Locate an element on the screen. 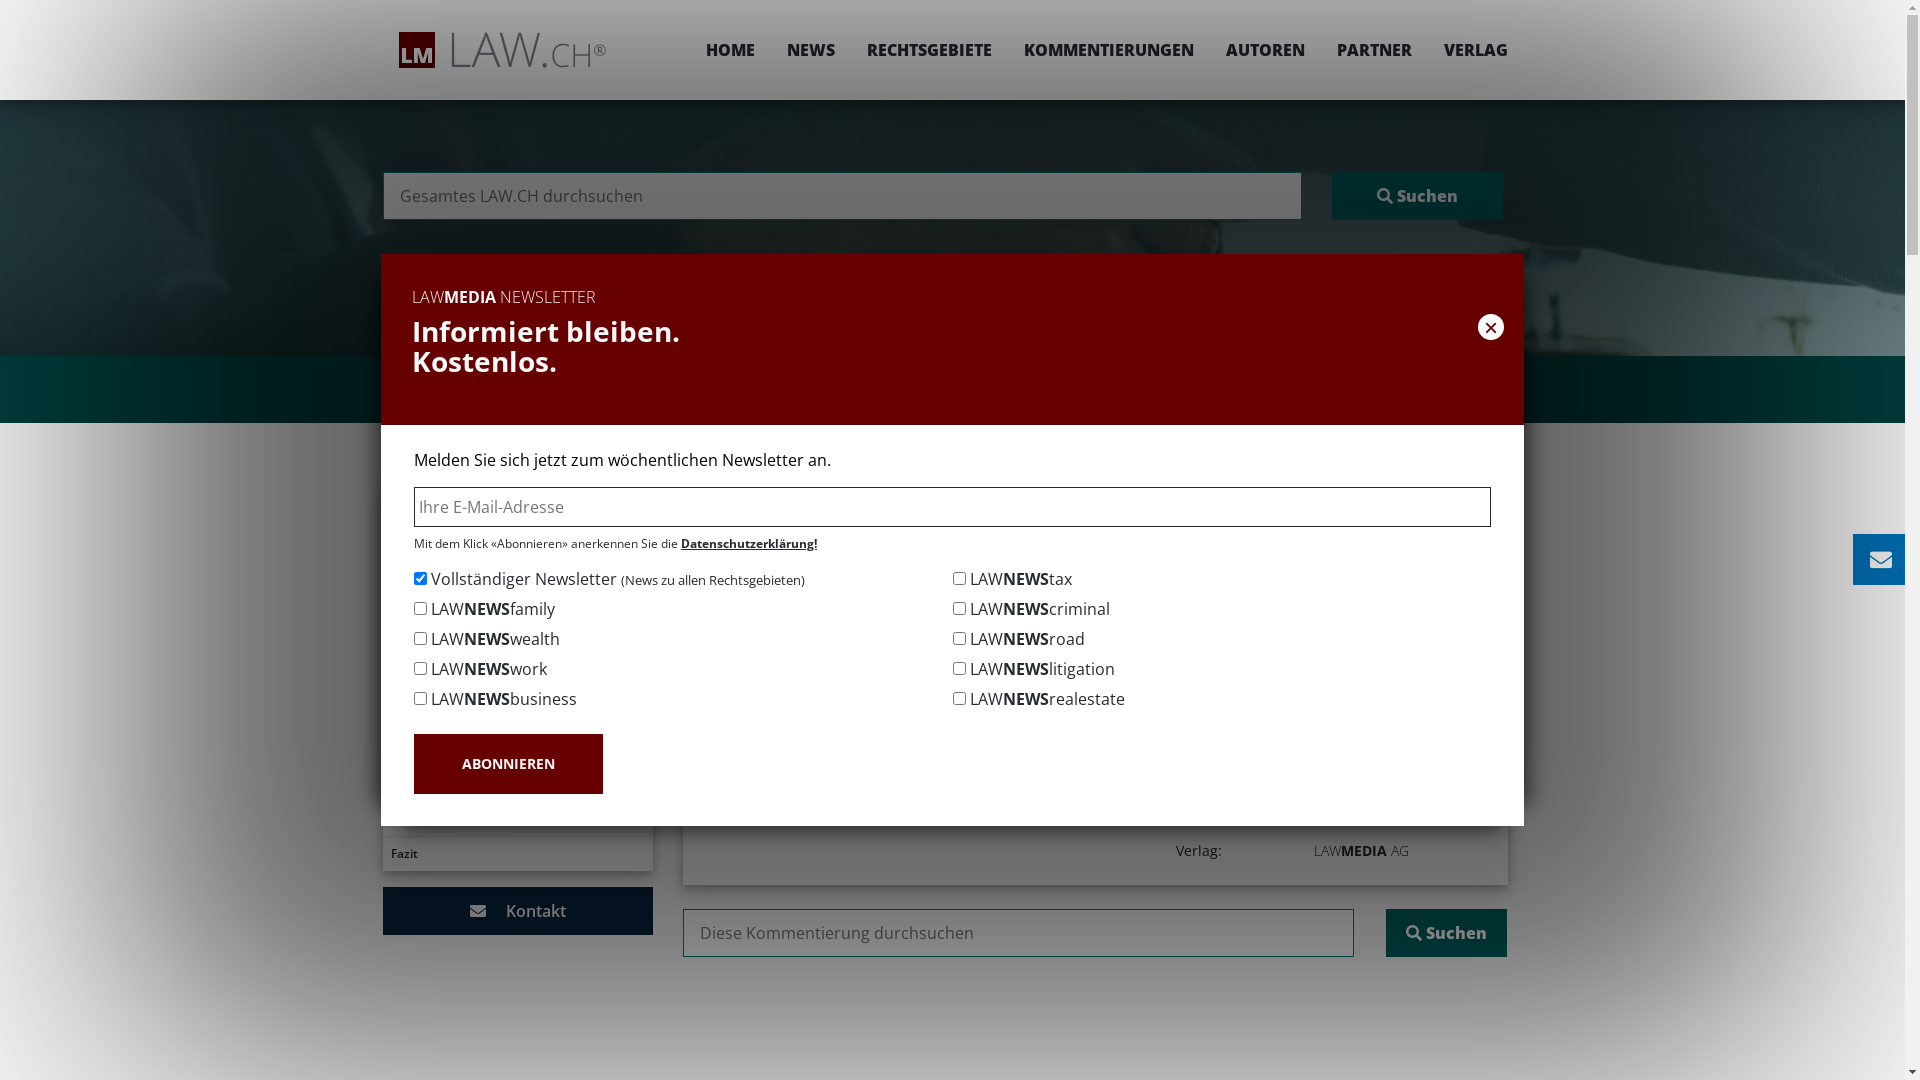  'ABONNIEREN' is located at coordinates (412, 763).